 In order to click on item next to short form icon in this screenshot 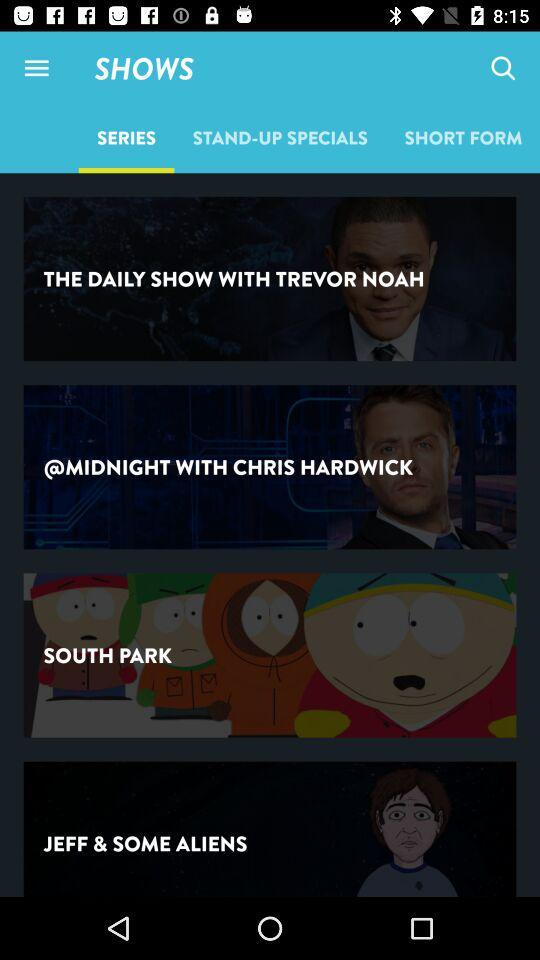, I will do `click(279, 136)`.